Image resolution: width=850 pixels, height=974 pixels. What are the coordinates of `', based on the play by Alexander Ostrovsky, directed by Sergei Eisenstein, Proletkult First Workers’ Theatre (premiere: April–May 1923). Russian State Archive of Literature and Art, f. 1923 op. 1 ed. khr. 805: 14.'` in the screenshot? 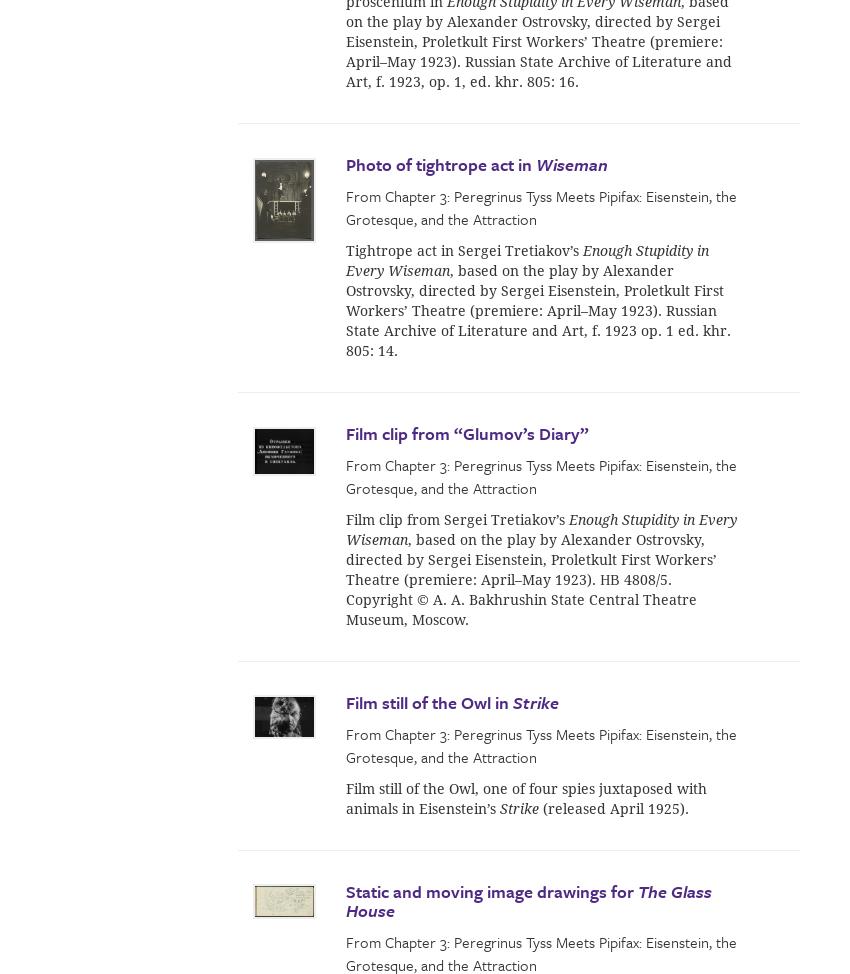 It's located at (537, 309).